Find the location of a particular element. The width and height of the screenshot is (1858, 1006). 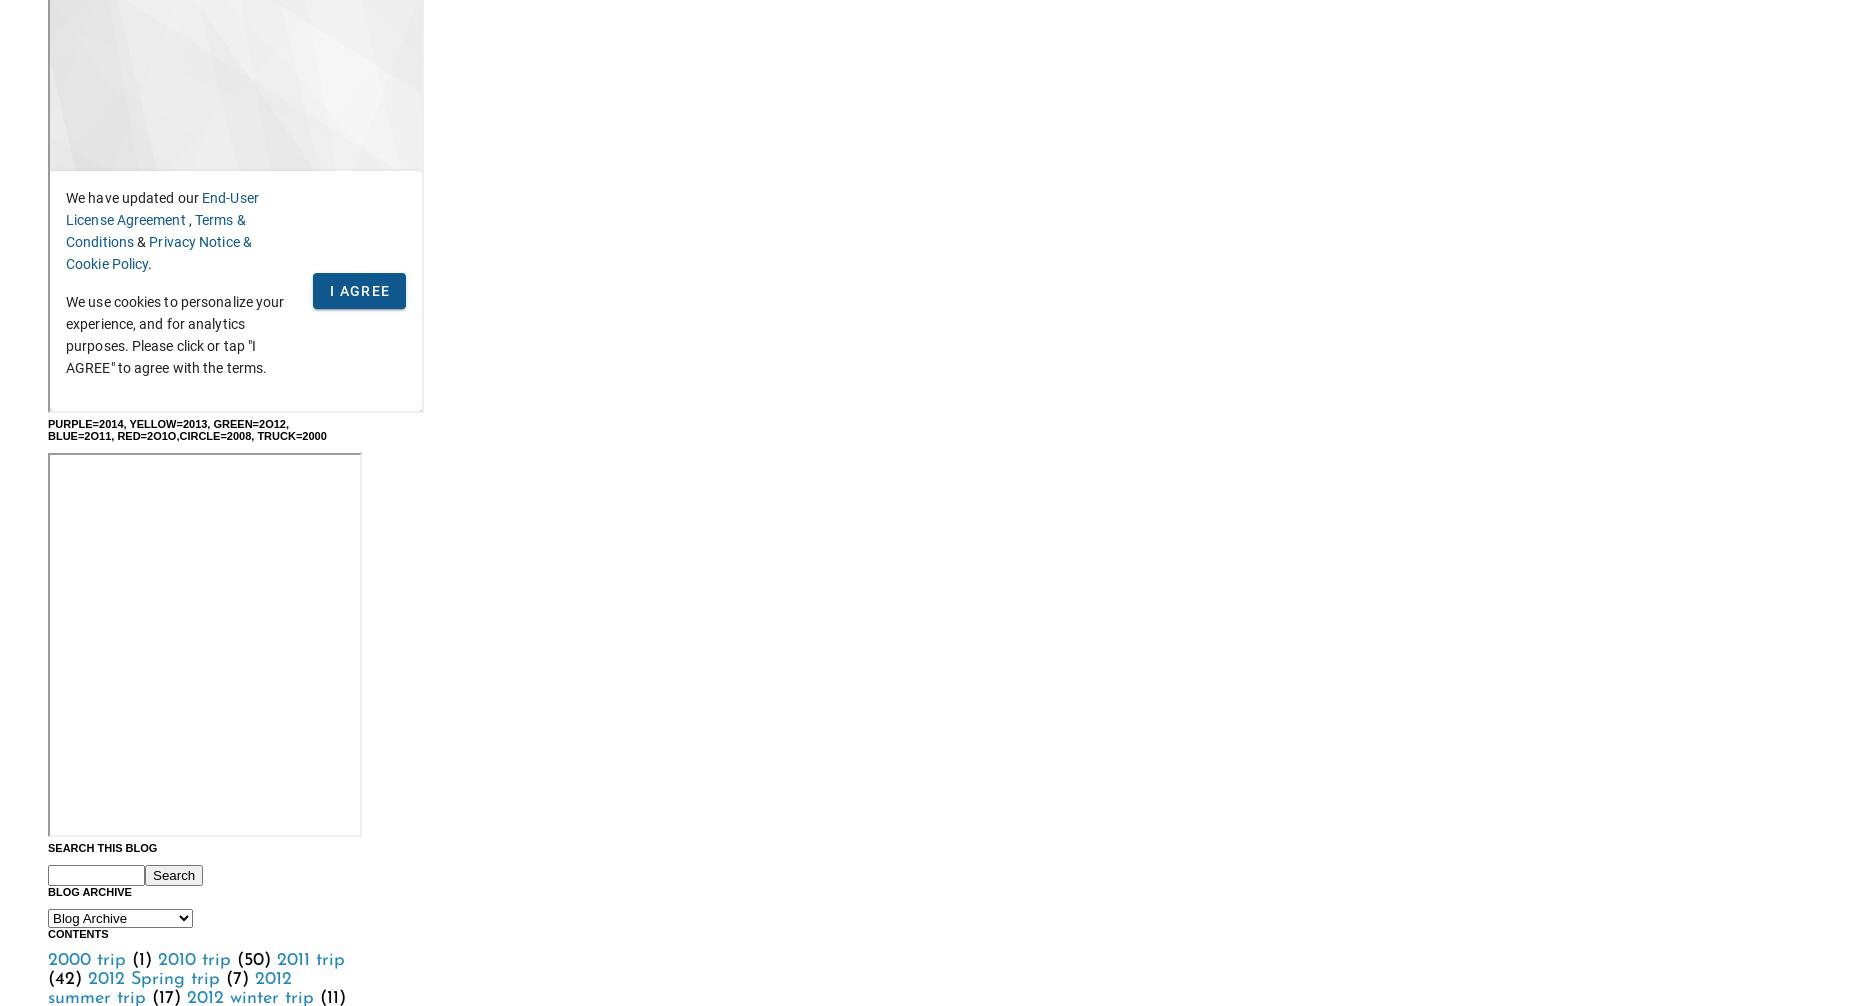

'purple=2014, yellow=2013, green=2O12, blue=2O11, red=2O1O,Circle=2008, truck=2000' is located at coordinates (185, 427).